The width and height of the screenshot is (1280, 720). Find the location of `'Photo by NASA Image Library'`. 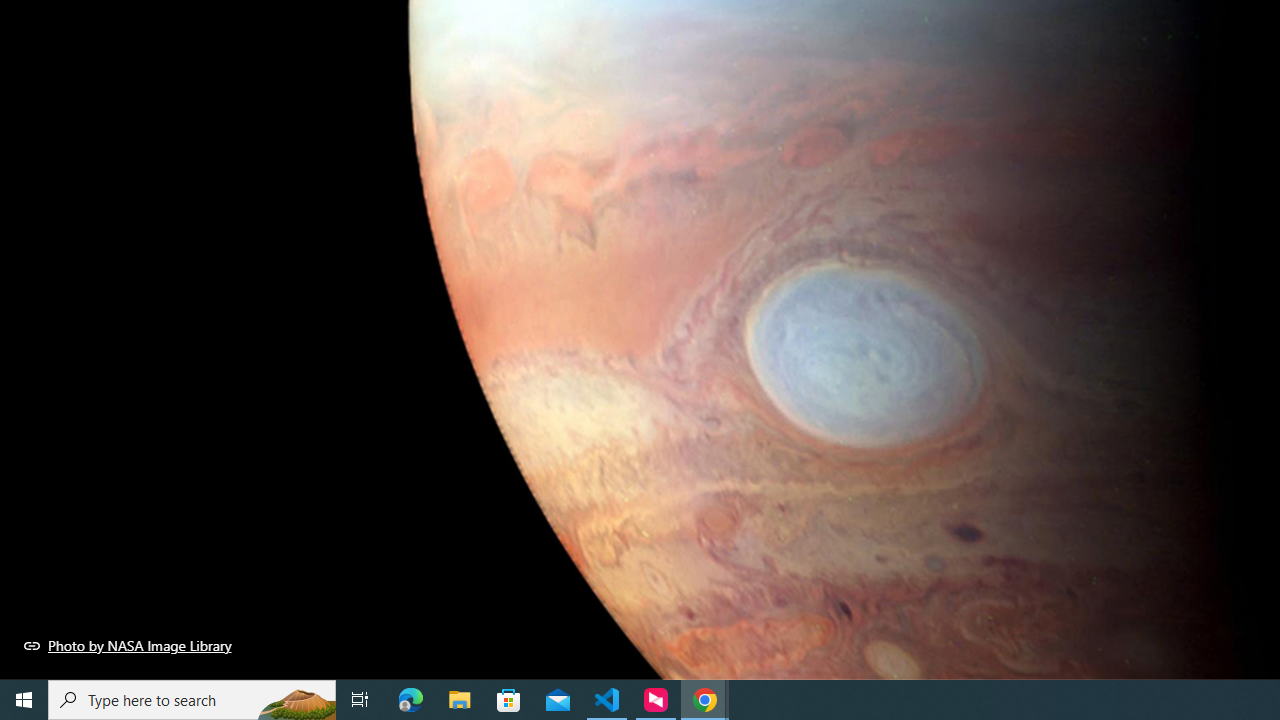

'Photo by NASA Image Library' is located at coordinates (127, 645).